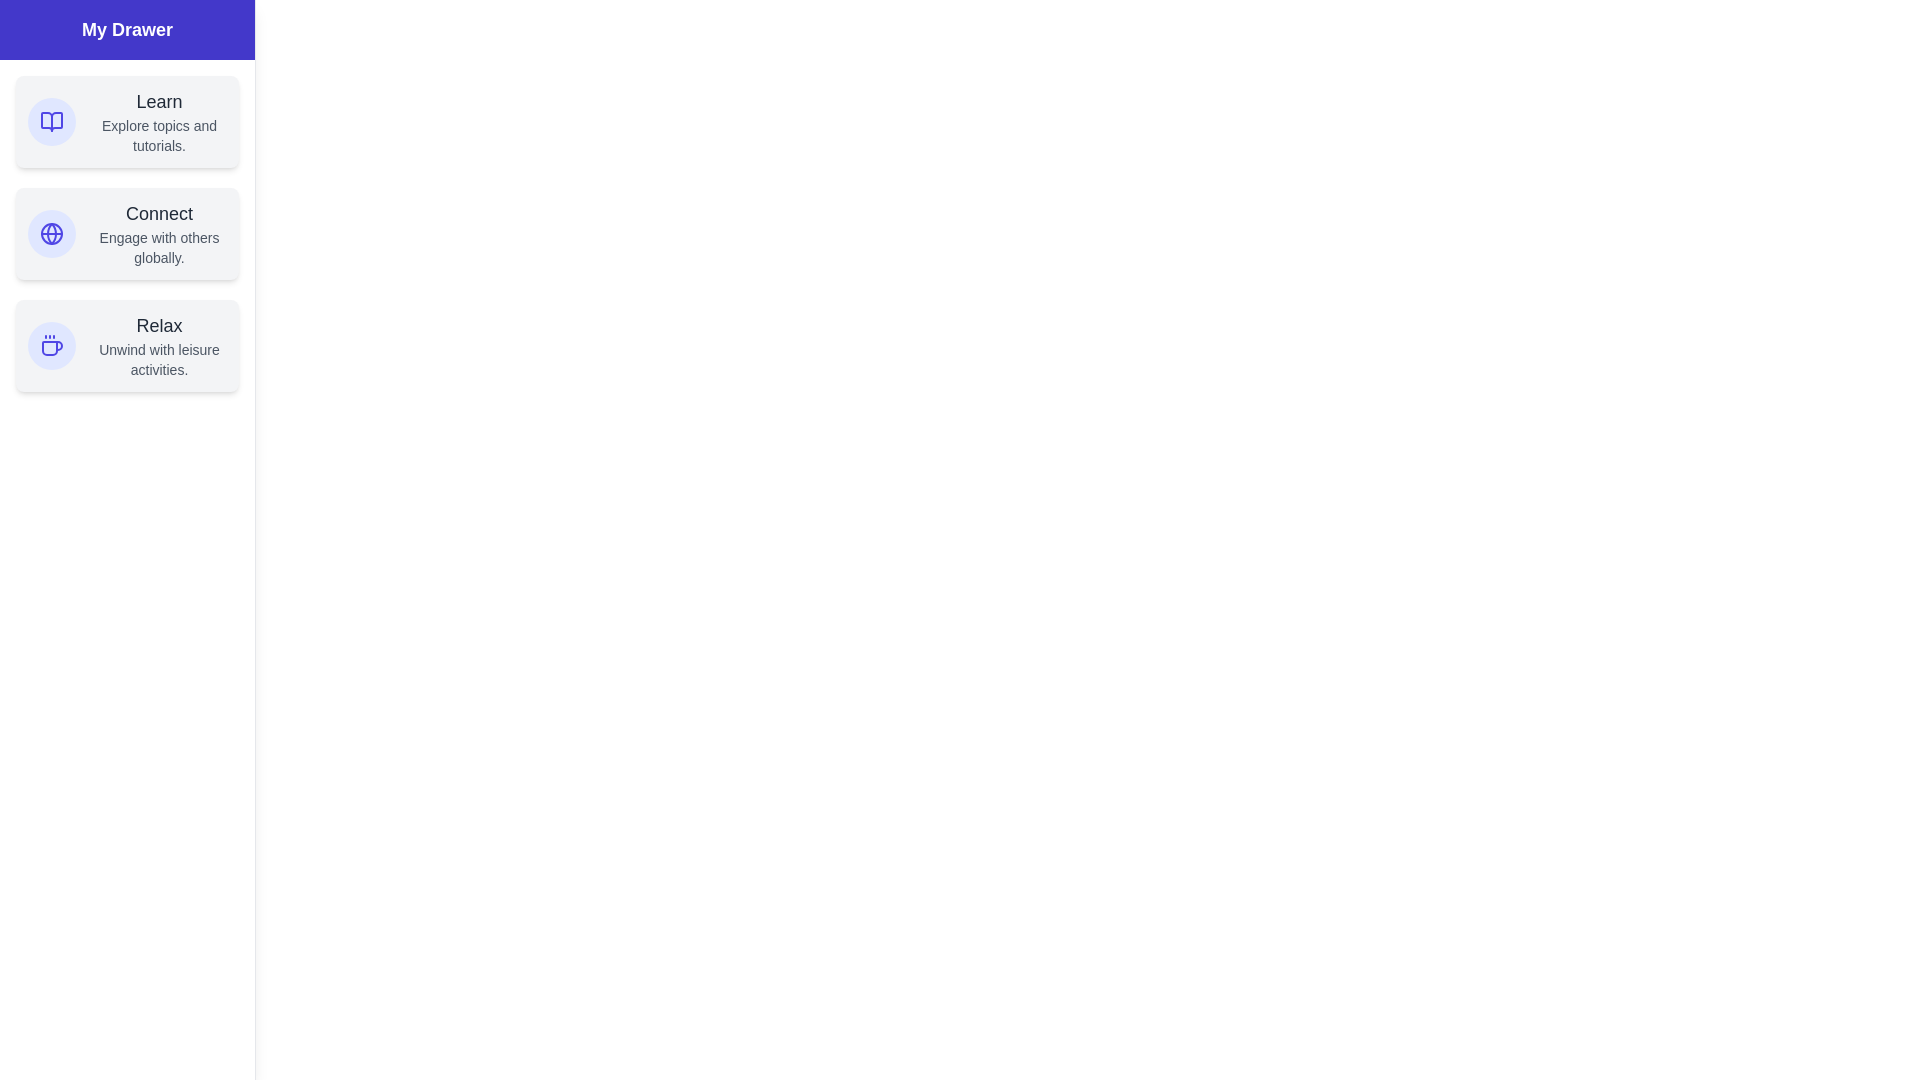 The width and height of the screenshot is (1920, 1080). What do you see at coordinates (126, 30) in the screenshot?
I see `the header of the drawer labeled 'My Drawer'` at bounding box center [126, 30].